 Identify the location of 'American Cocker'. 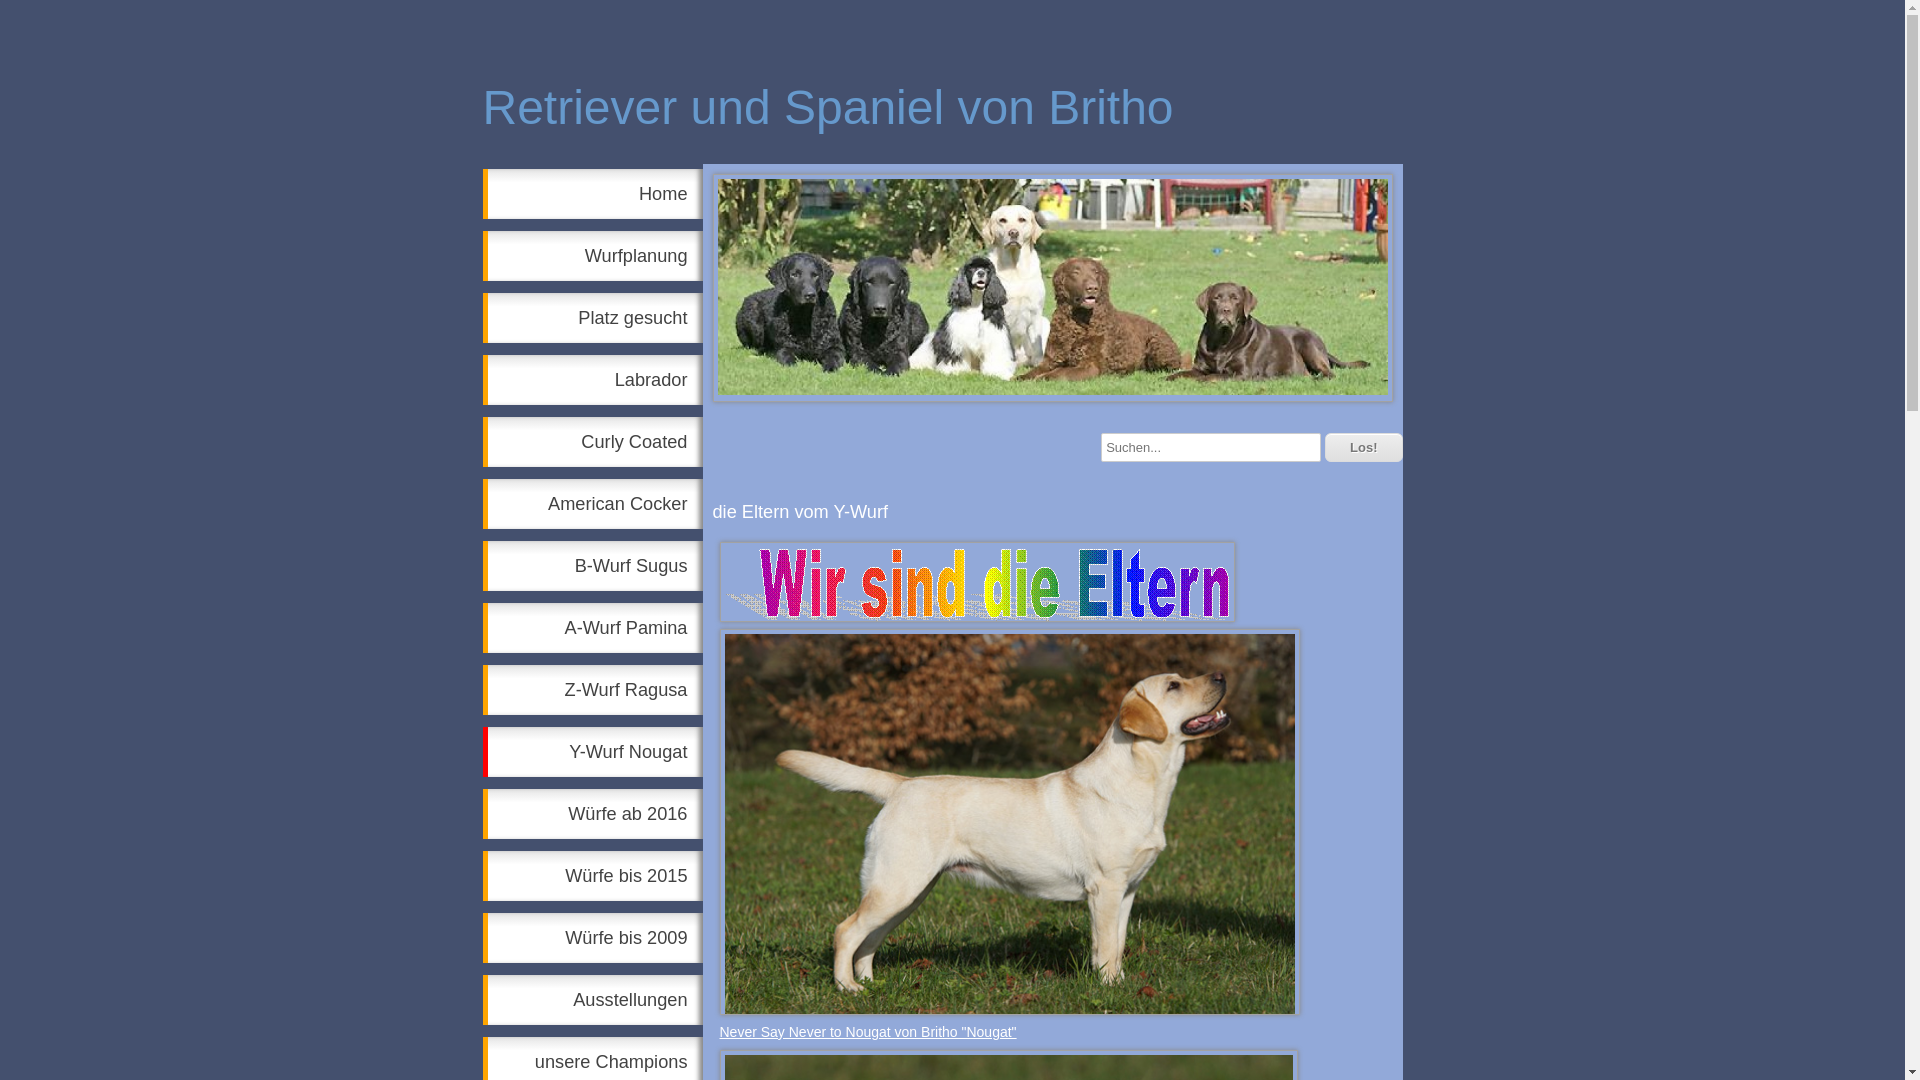
(590, 503).